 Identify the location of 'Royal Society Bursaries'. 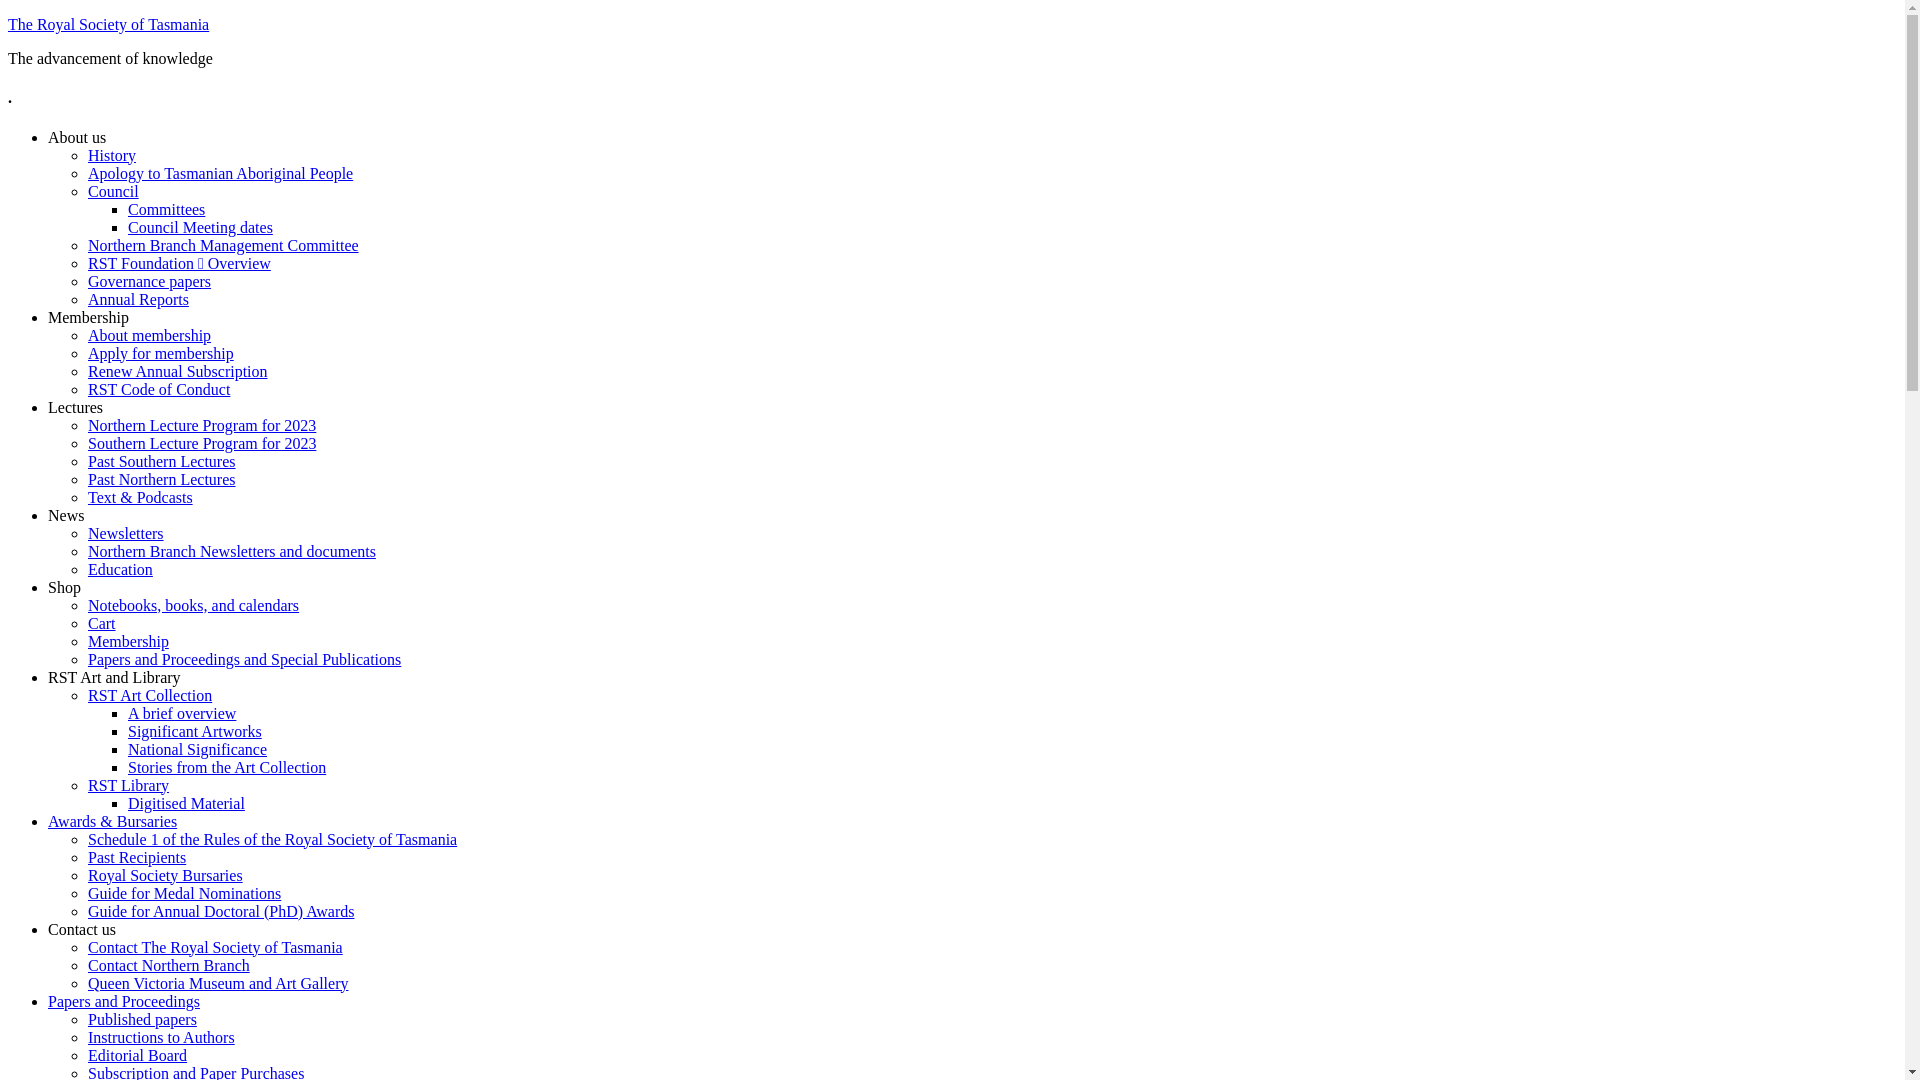
(165, 874).